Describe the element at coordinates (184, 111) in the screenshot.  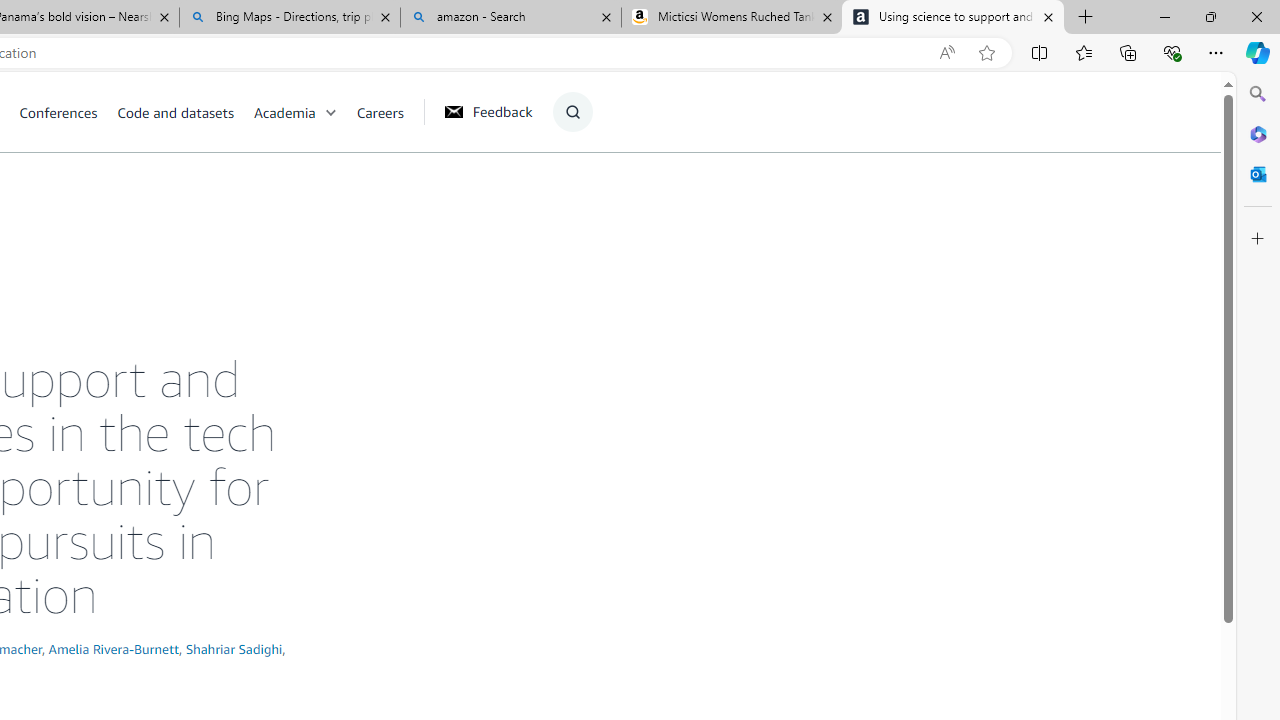
I see `'Code and datasets'` at that location.